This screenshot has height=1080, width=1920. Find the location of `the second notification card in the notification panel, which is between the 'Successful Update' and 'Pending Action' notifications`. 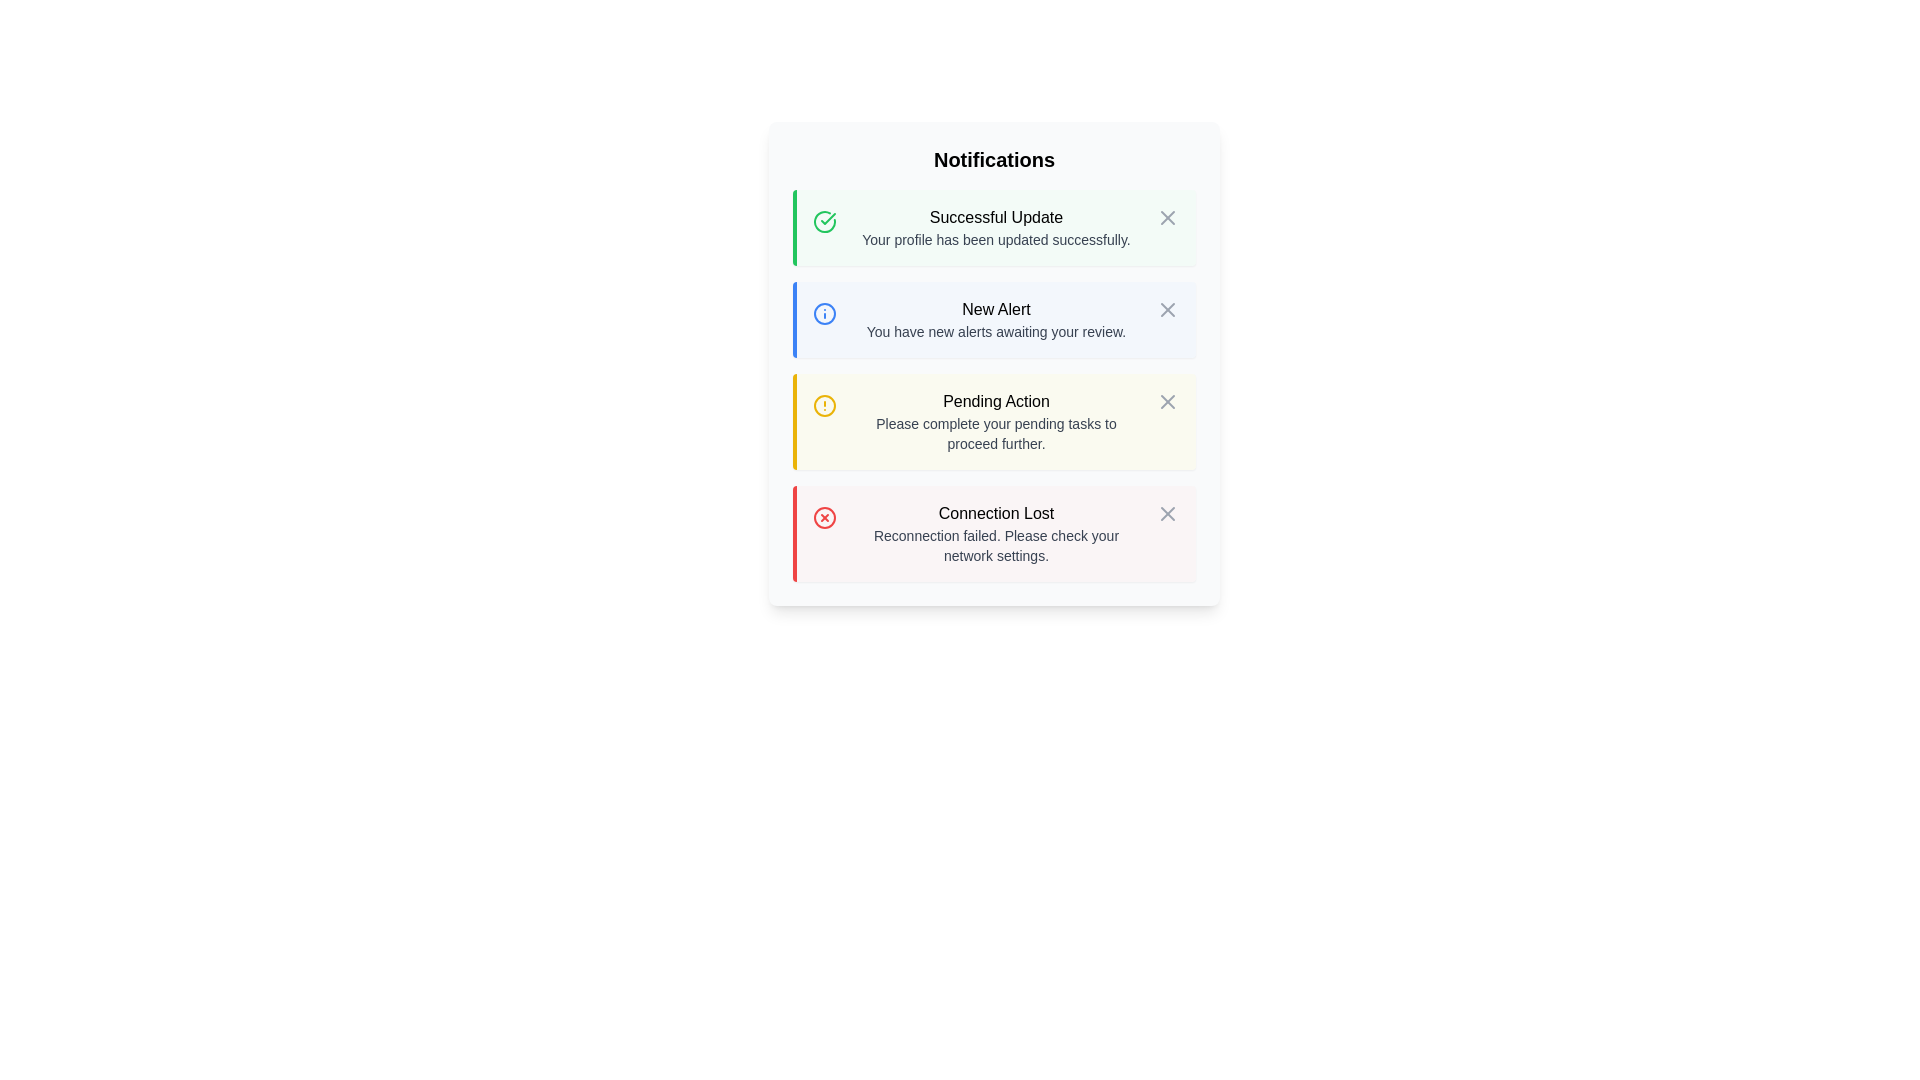

the second notification card in the notification panel, which is between the 'Successful Update' and 'Pending Action' notifications is located at coordinates (994, 319).